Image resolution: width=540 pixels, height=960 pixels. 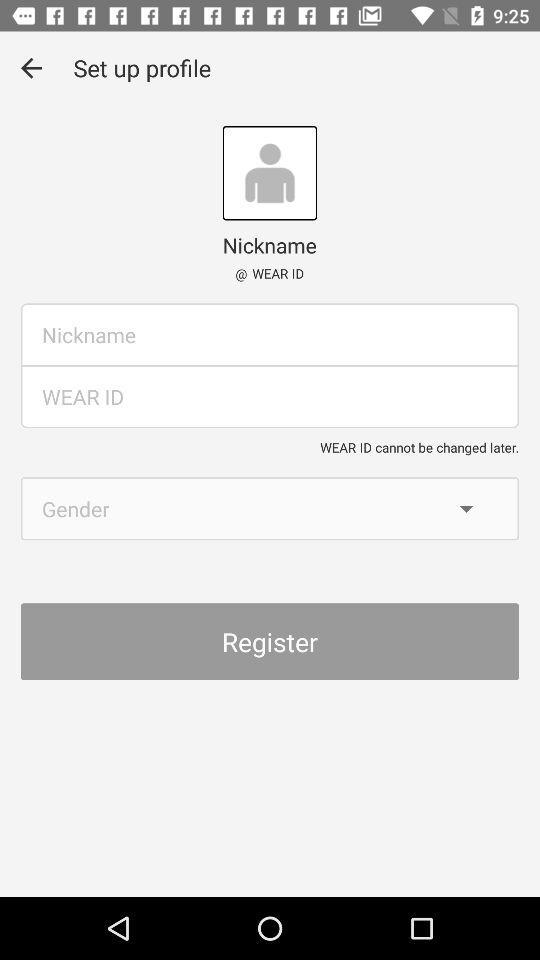 I want to click on id box, so click(x=270, y=395).